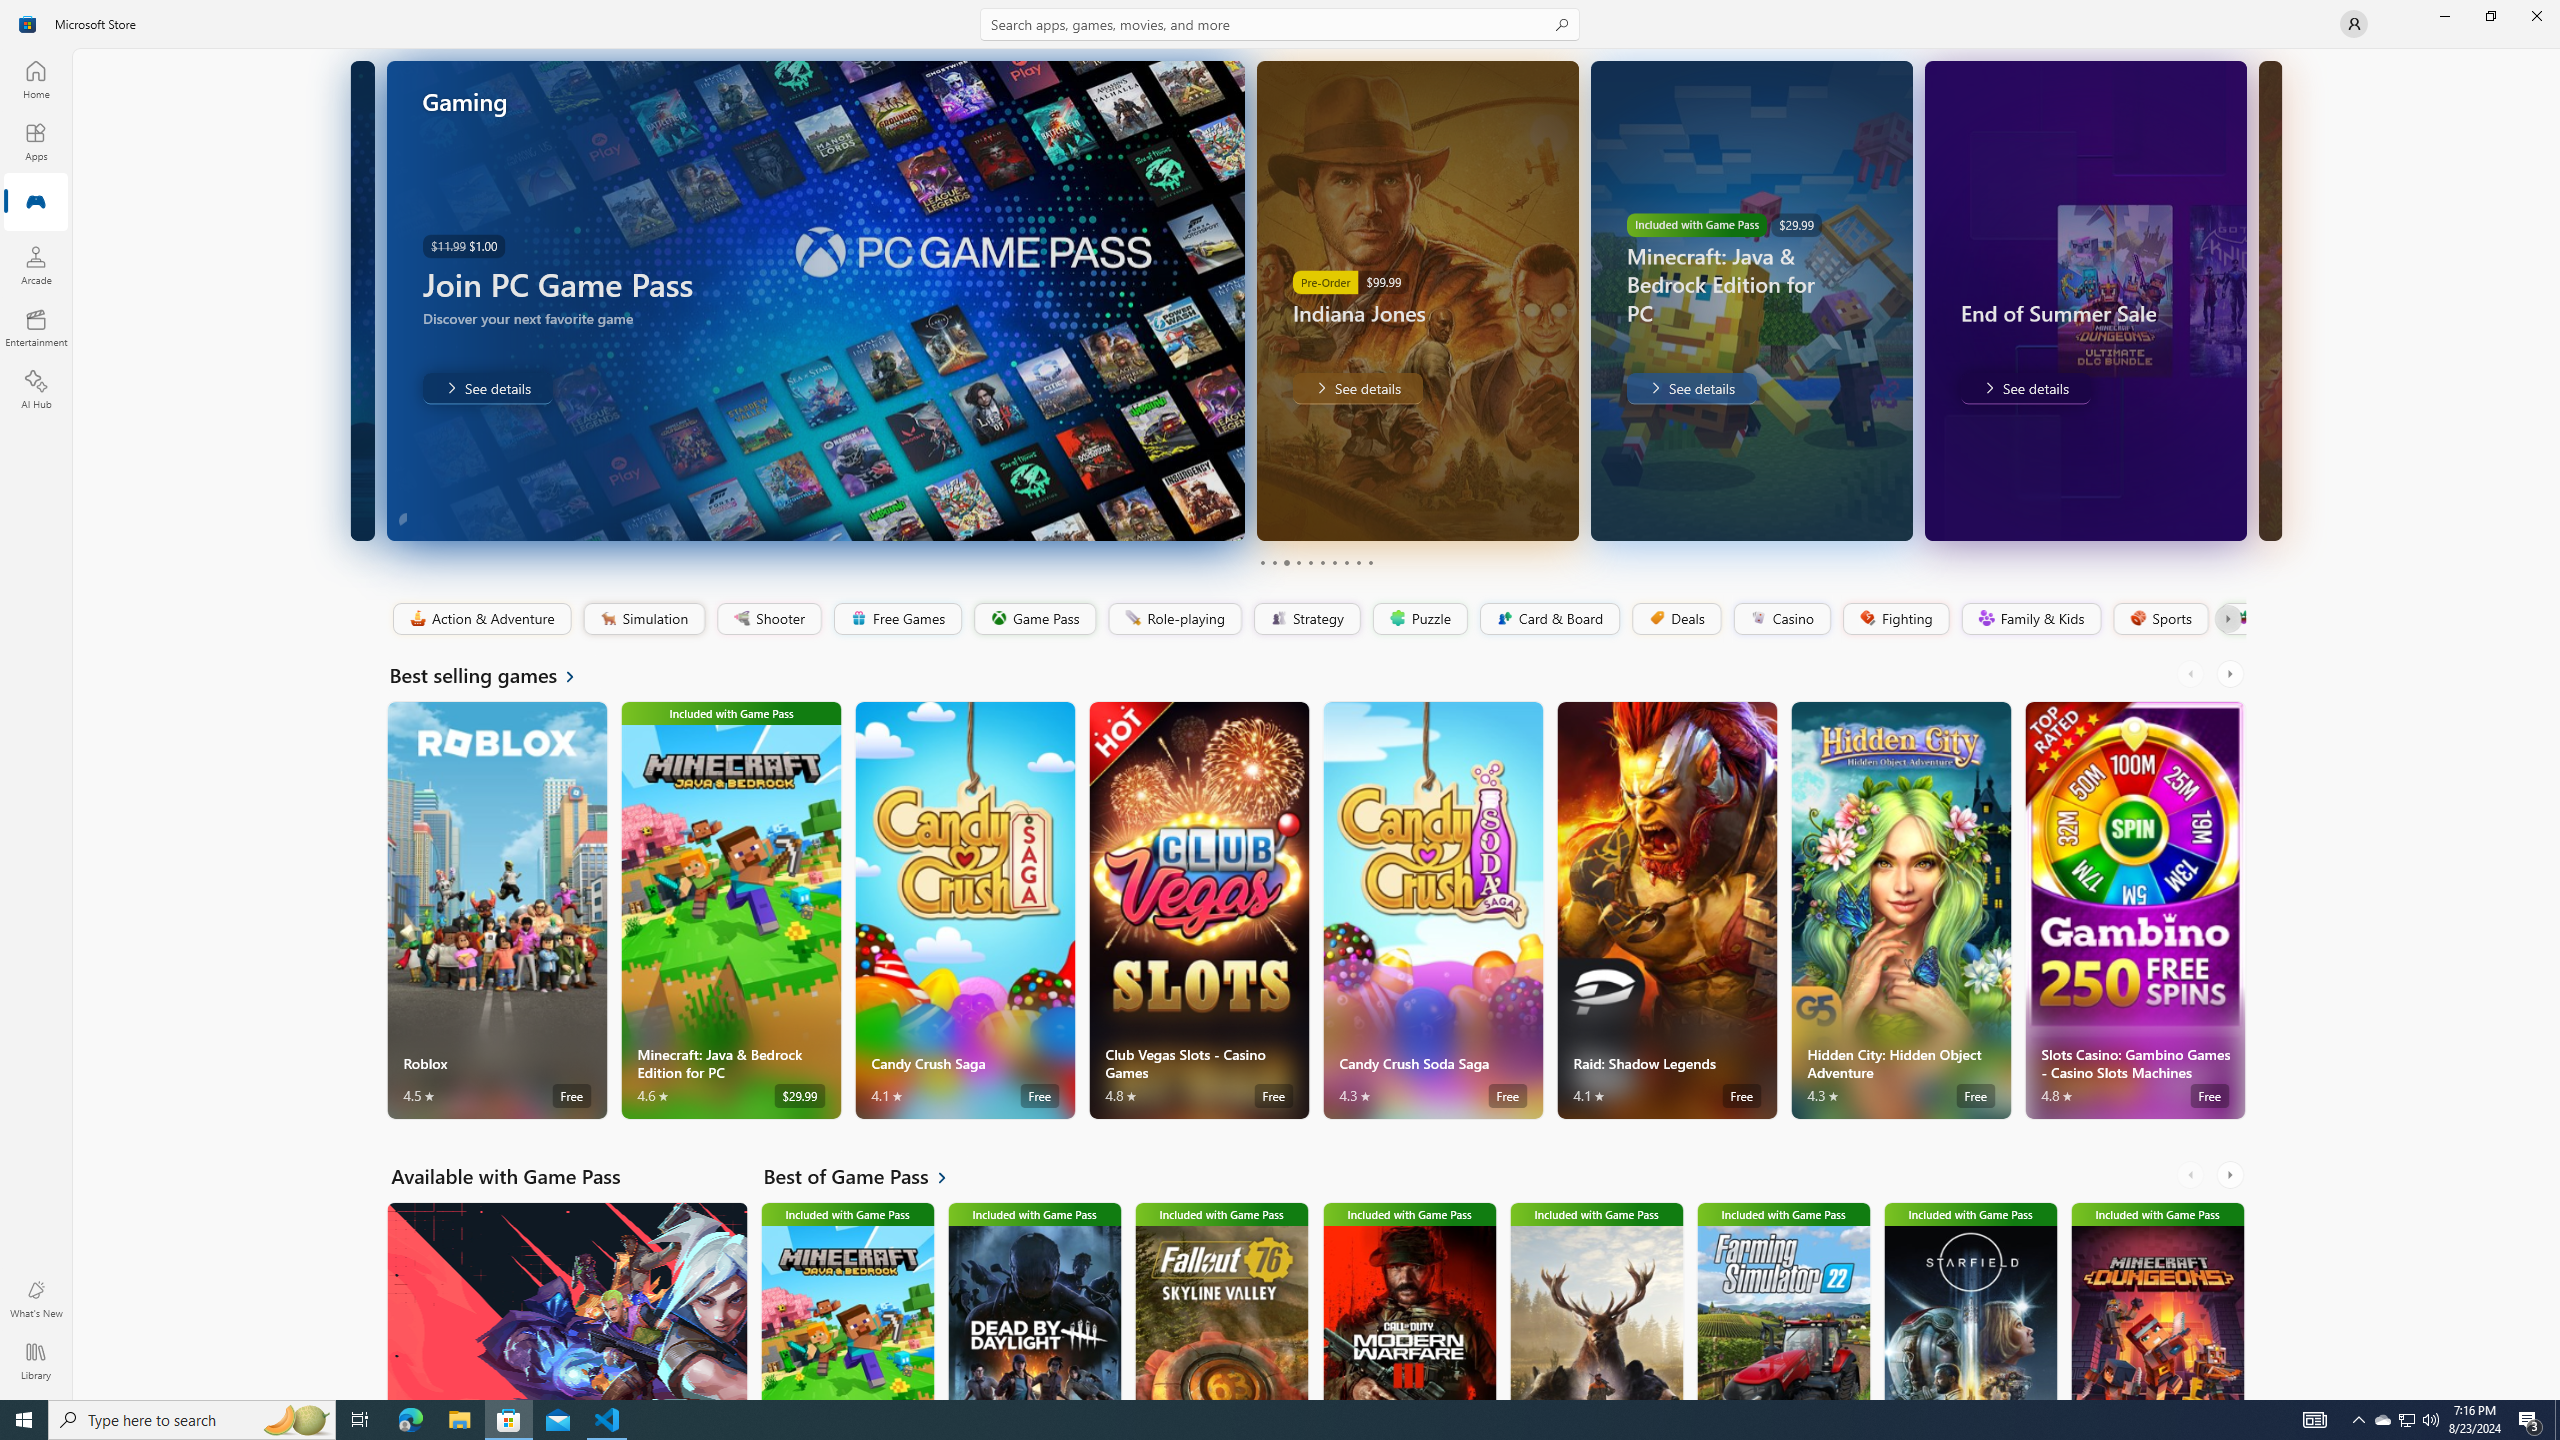 Image resolution: width=2560 pixels, height=1440 pixels. I want to click on 'Casino', so click(1781, 618).